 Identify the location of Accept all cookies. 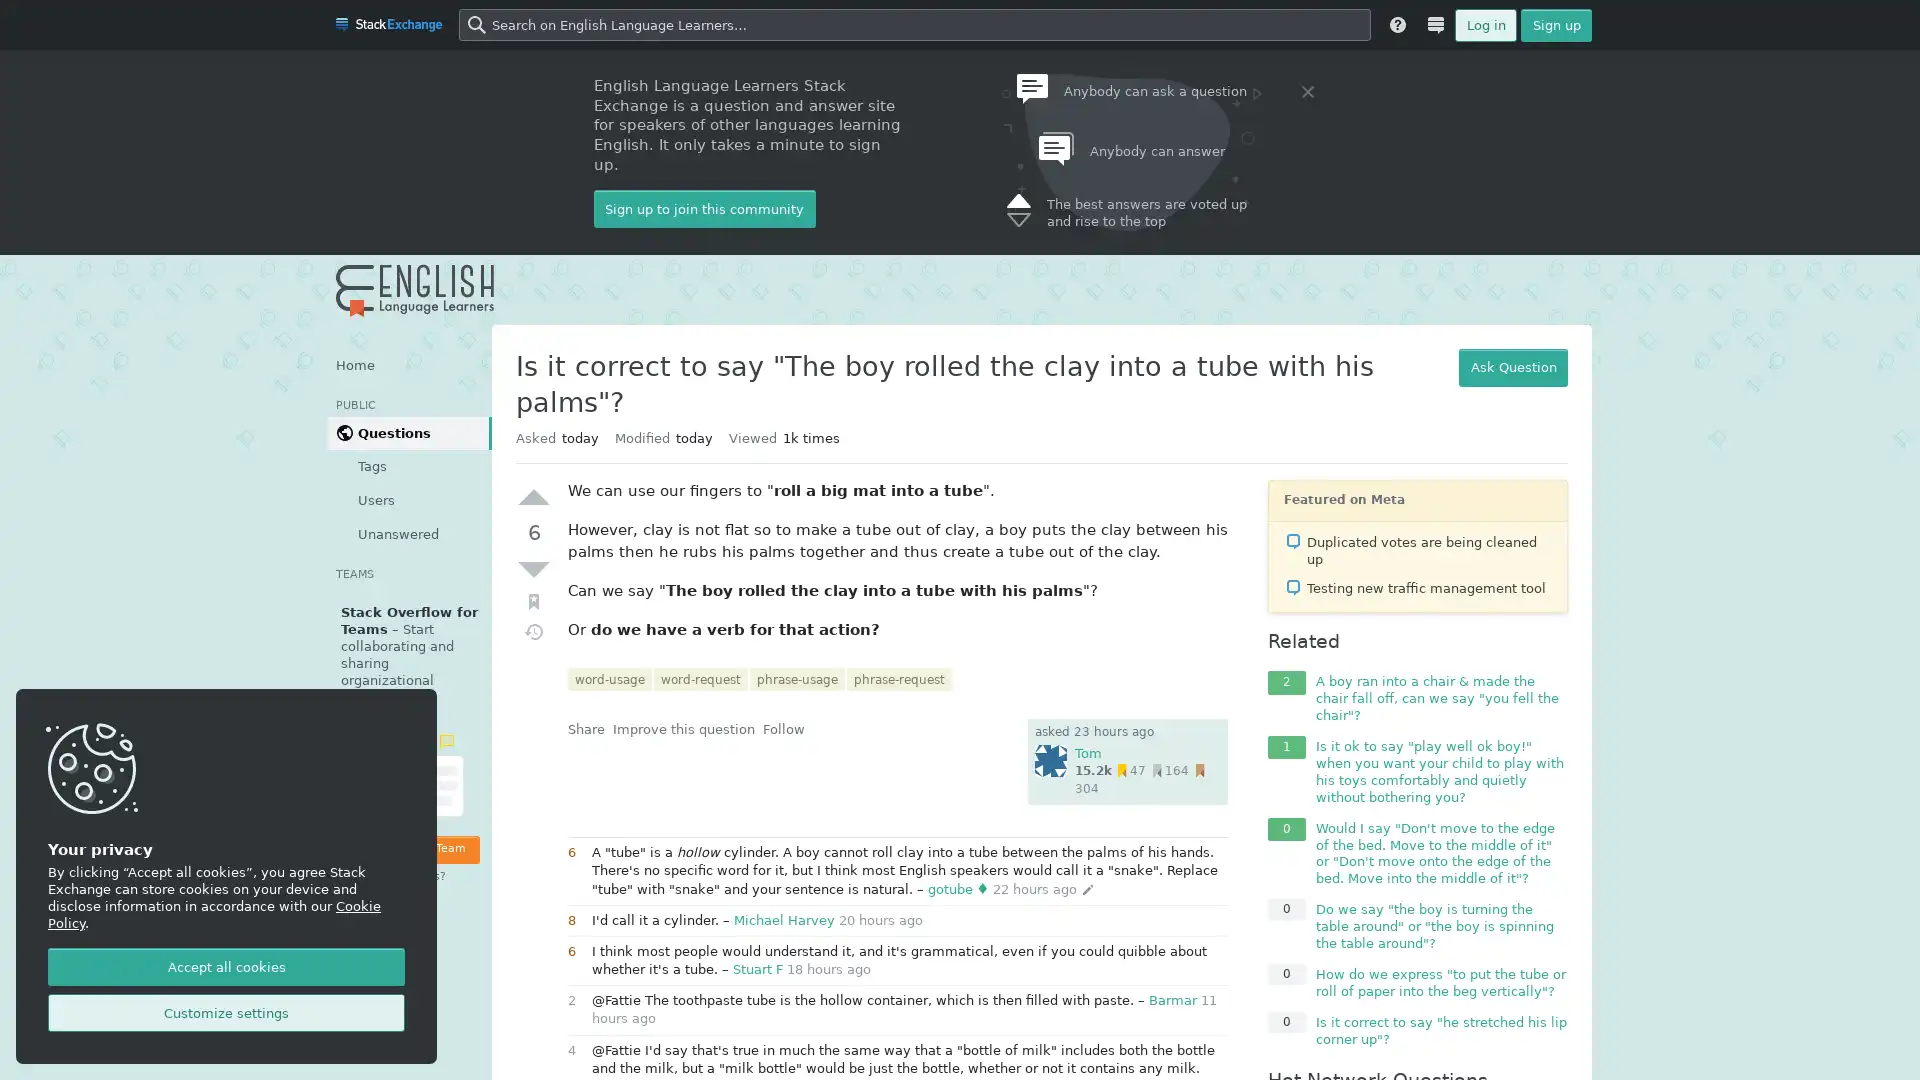
(226, 966).